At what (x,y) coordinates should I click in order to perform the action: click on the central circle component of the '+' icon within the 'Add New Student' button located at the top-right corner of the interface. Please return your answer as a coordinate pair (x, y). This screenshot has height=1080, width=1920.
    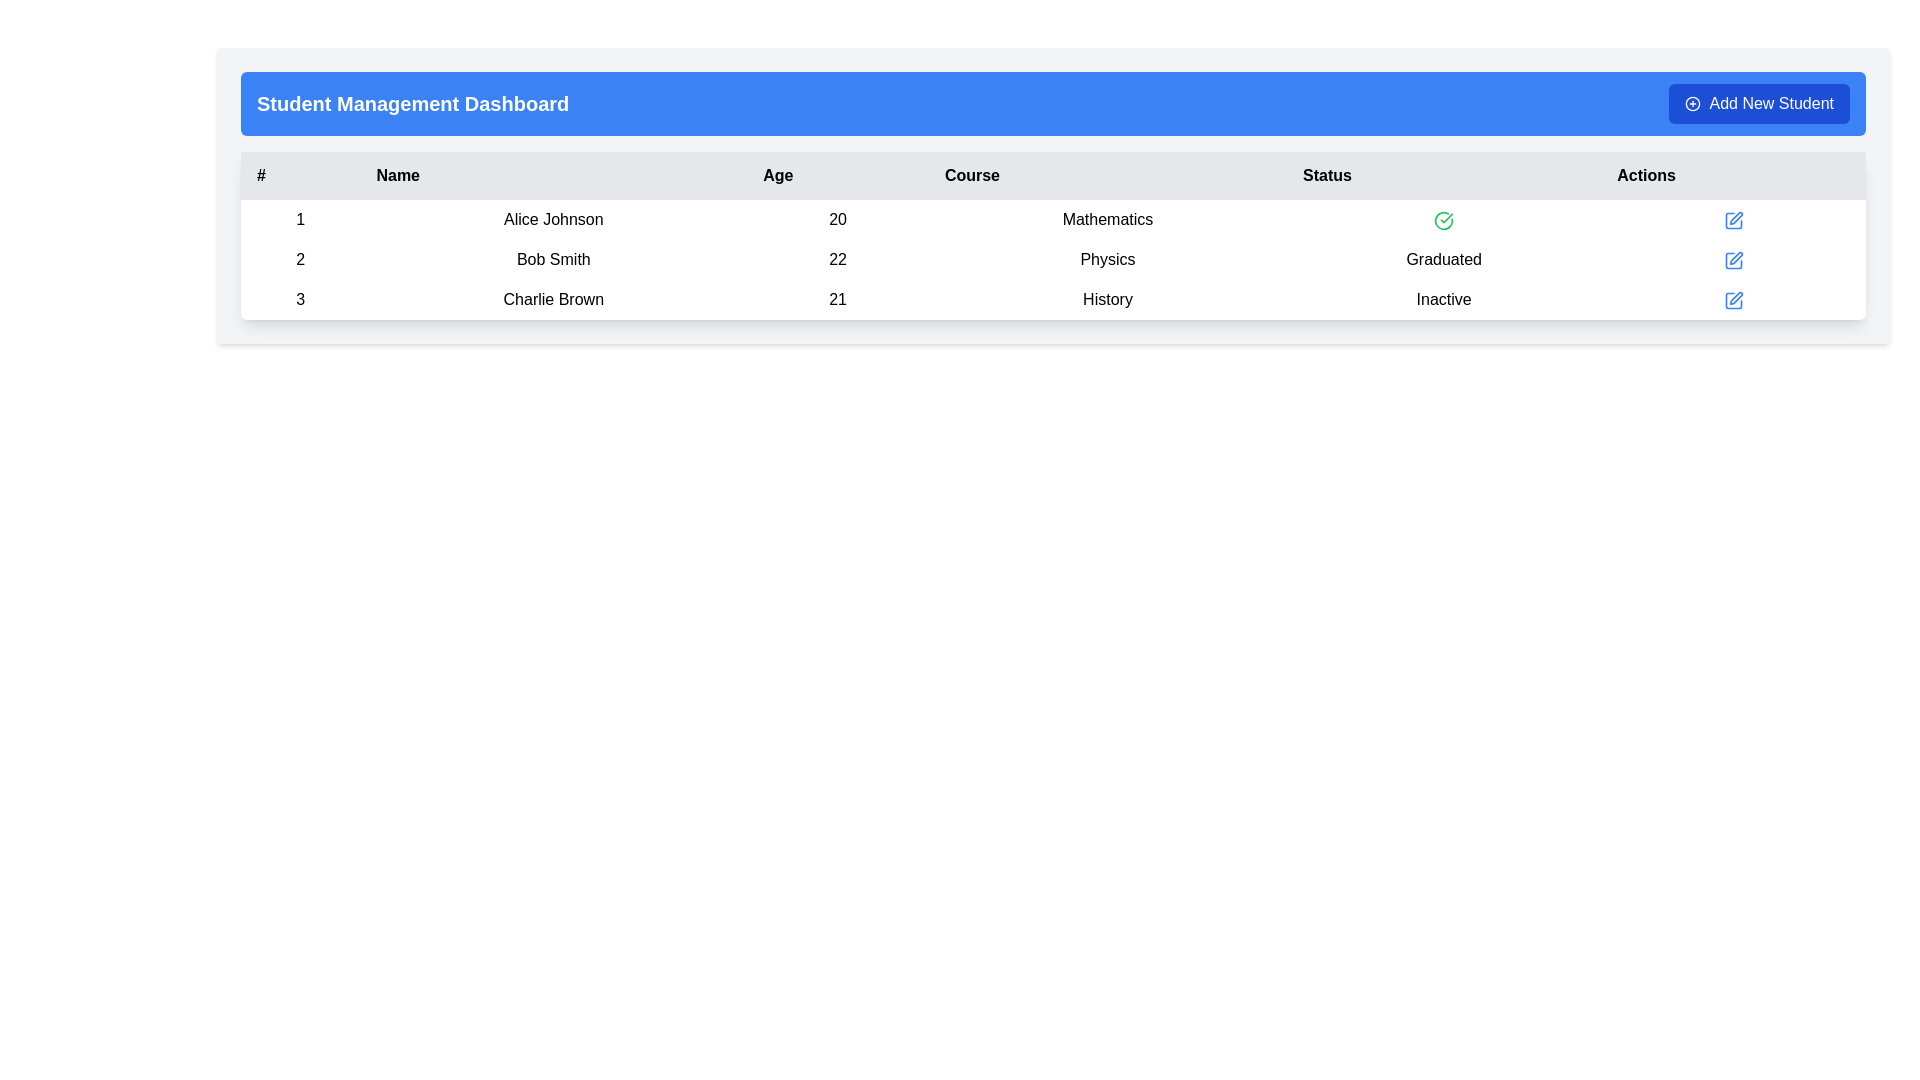
    Looking at the image, I should click on (1692, 104).